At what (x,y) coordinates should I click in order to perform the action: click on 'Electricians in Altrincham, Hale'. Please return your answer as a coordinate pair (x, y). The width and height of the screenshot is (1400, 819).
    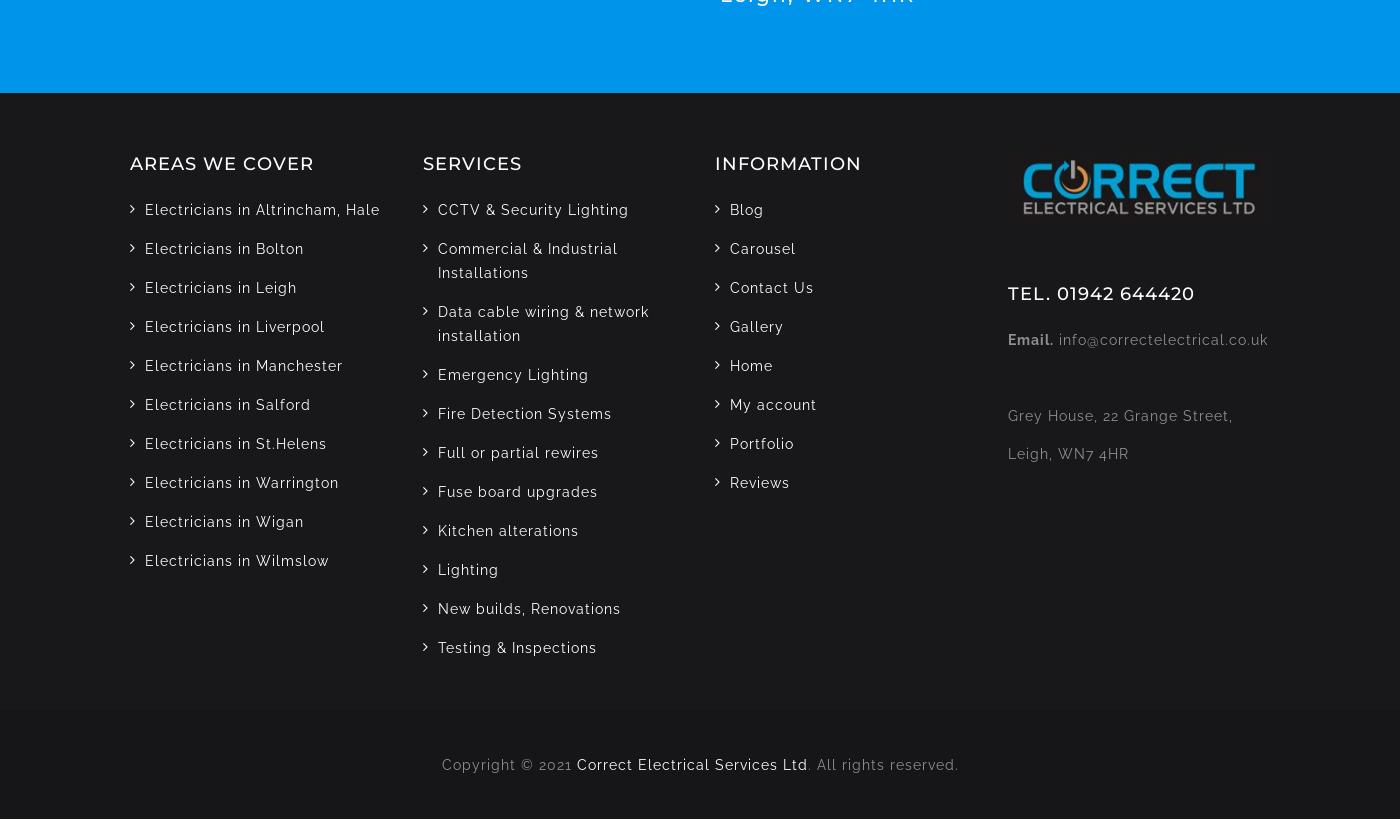
    Looking at the image, I should click on (262, 209).